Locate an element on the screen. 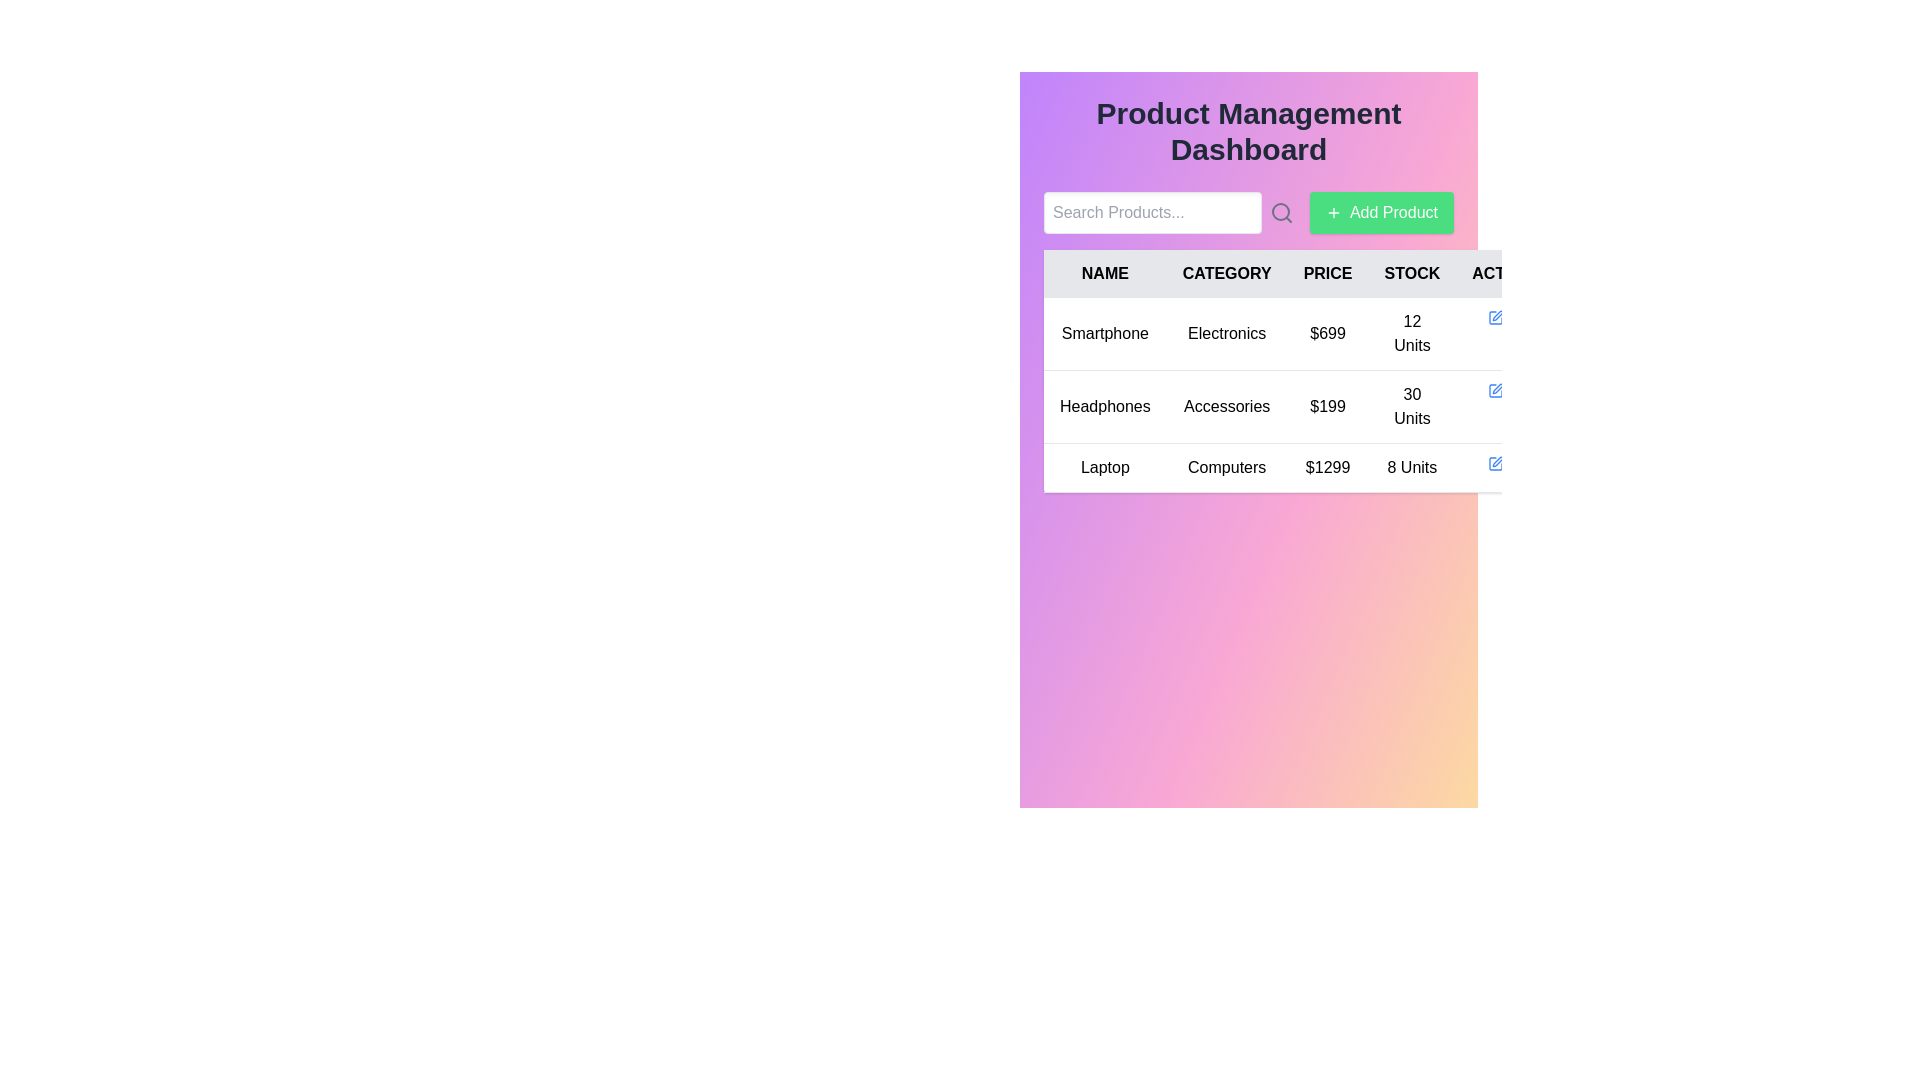  the text label that serves as the header for managing products, located at the top center of the interface is located at coordinates (1247, 131).